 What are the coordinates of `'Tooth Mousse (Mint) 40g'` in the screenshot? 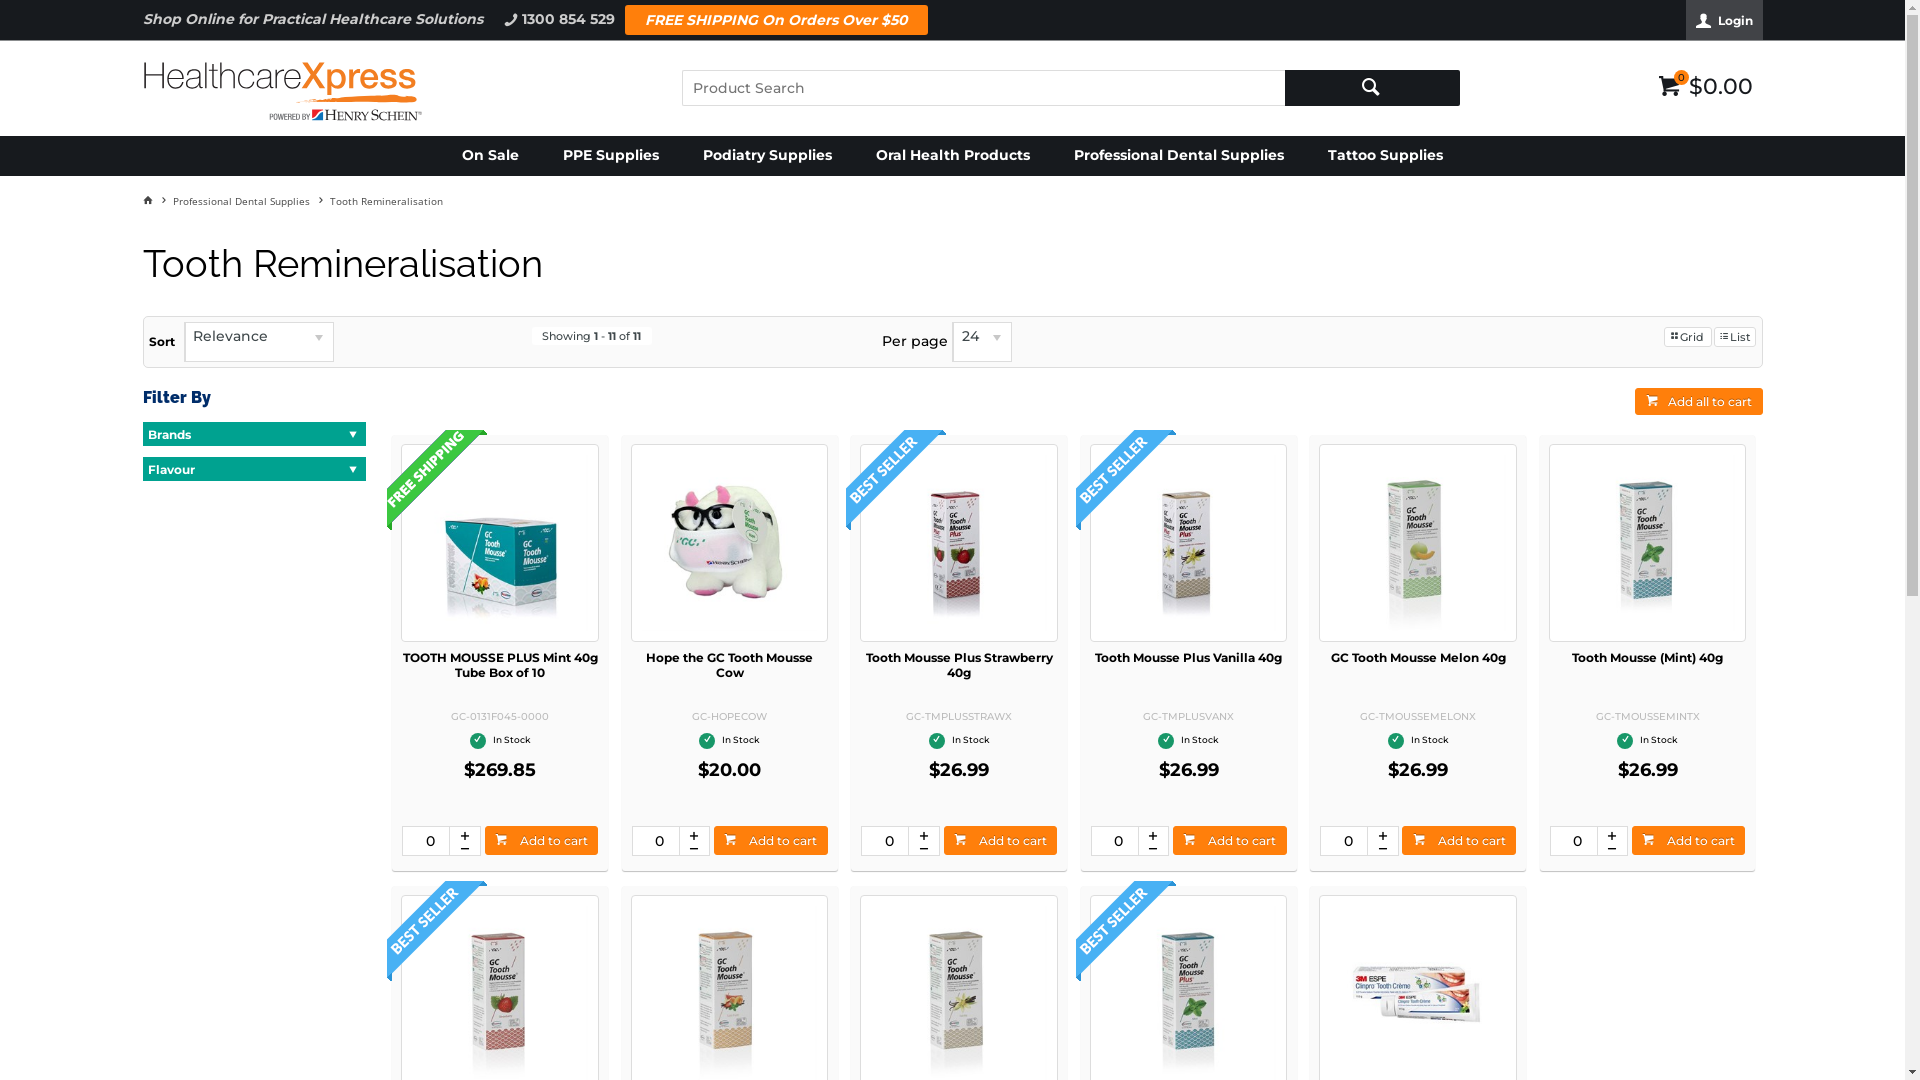 It's located at (1647, 657).